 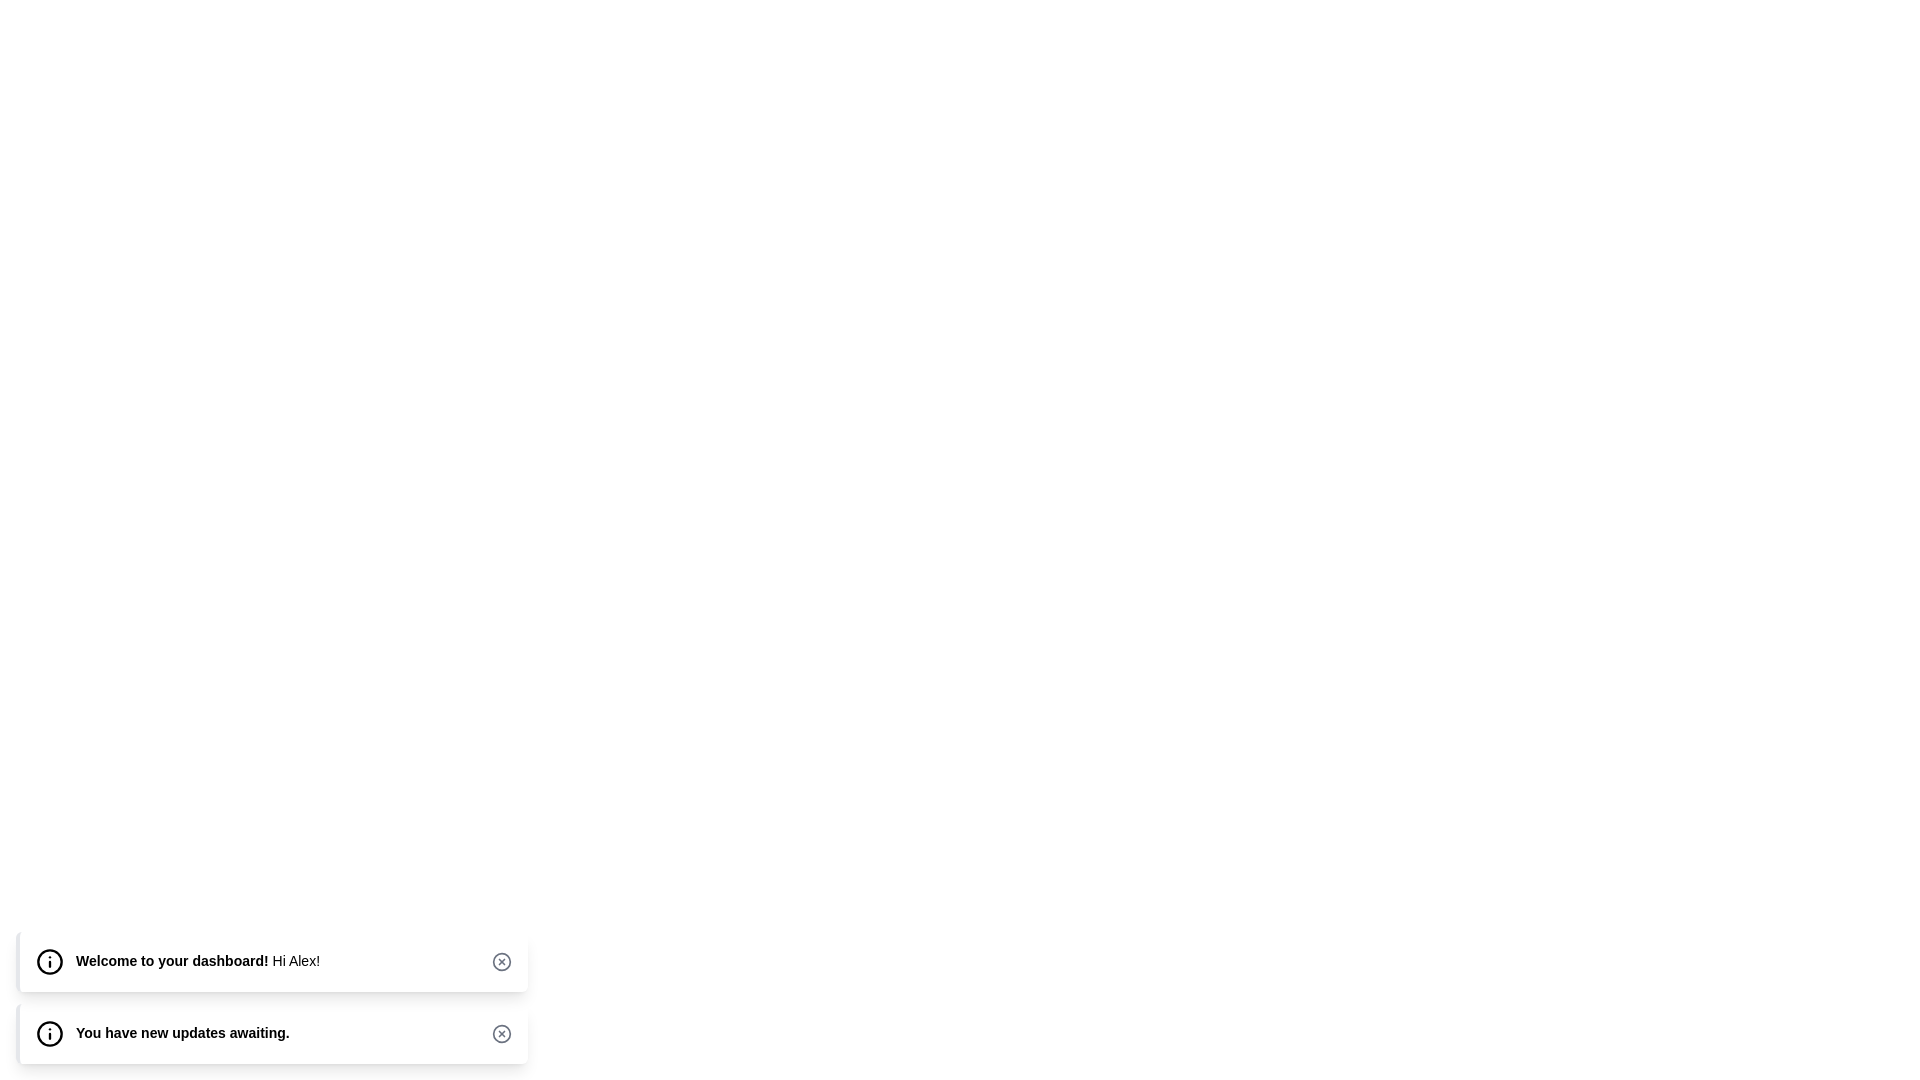 I want to click on the SVG circle graphic that is part of the notification icon located at the start of a notification about the dashboard, so click(x=48, y=960).